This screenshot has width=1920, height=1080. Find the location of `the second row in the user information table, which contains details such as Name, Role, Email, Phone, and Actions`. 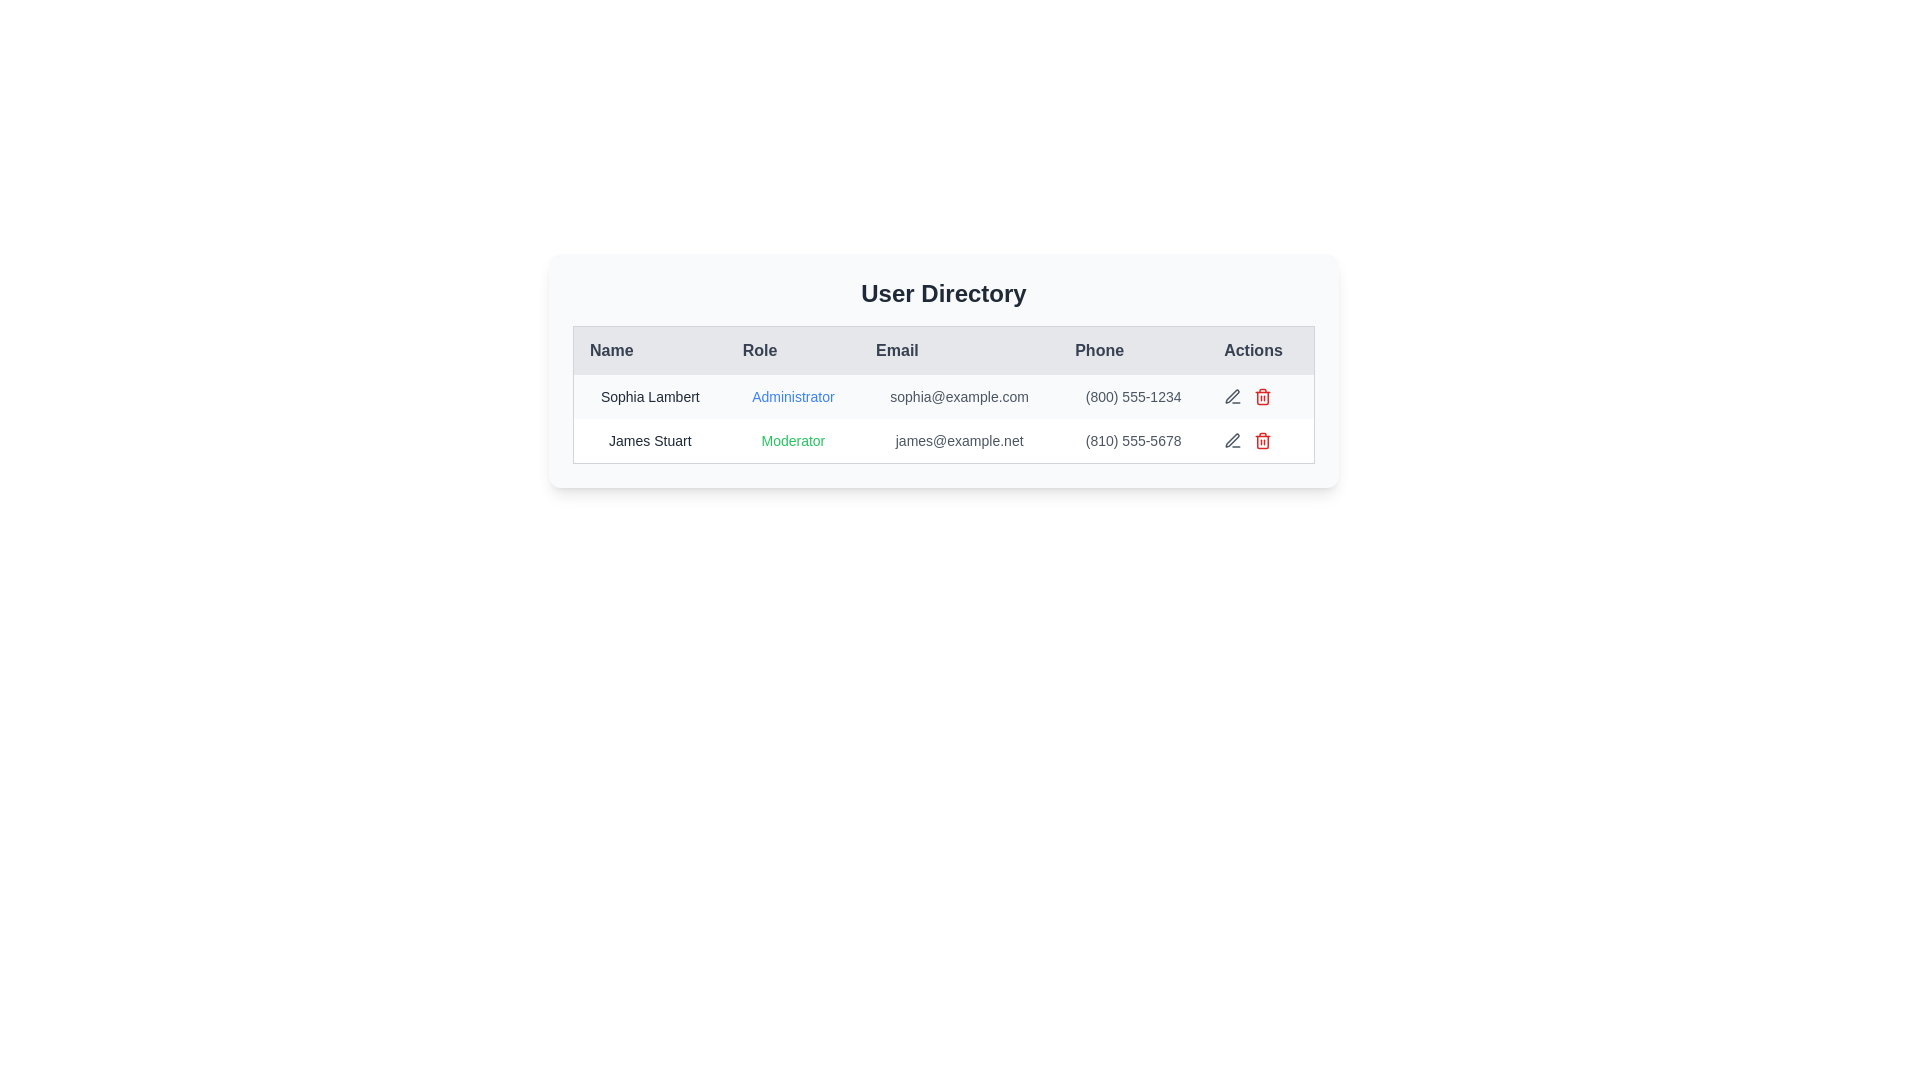

the second row in the user information table, which contains details such as Name, Role, Email, Phone, and Actions is located at coordinates (943, 418).